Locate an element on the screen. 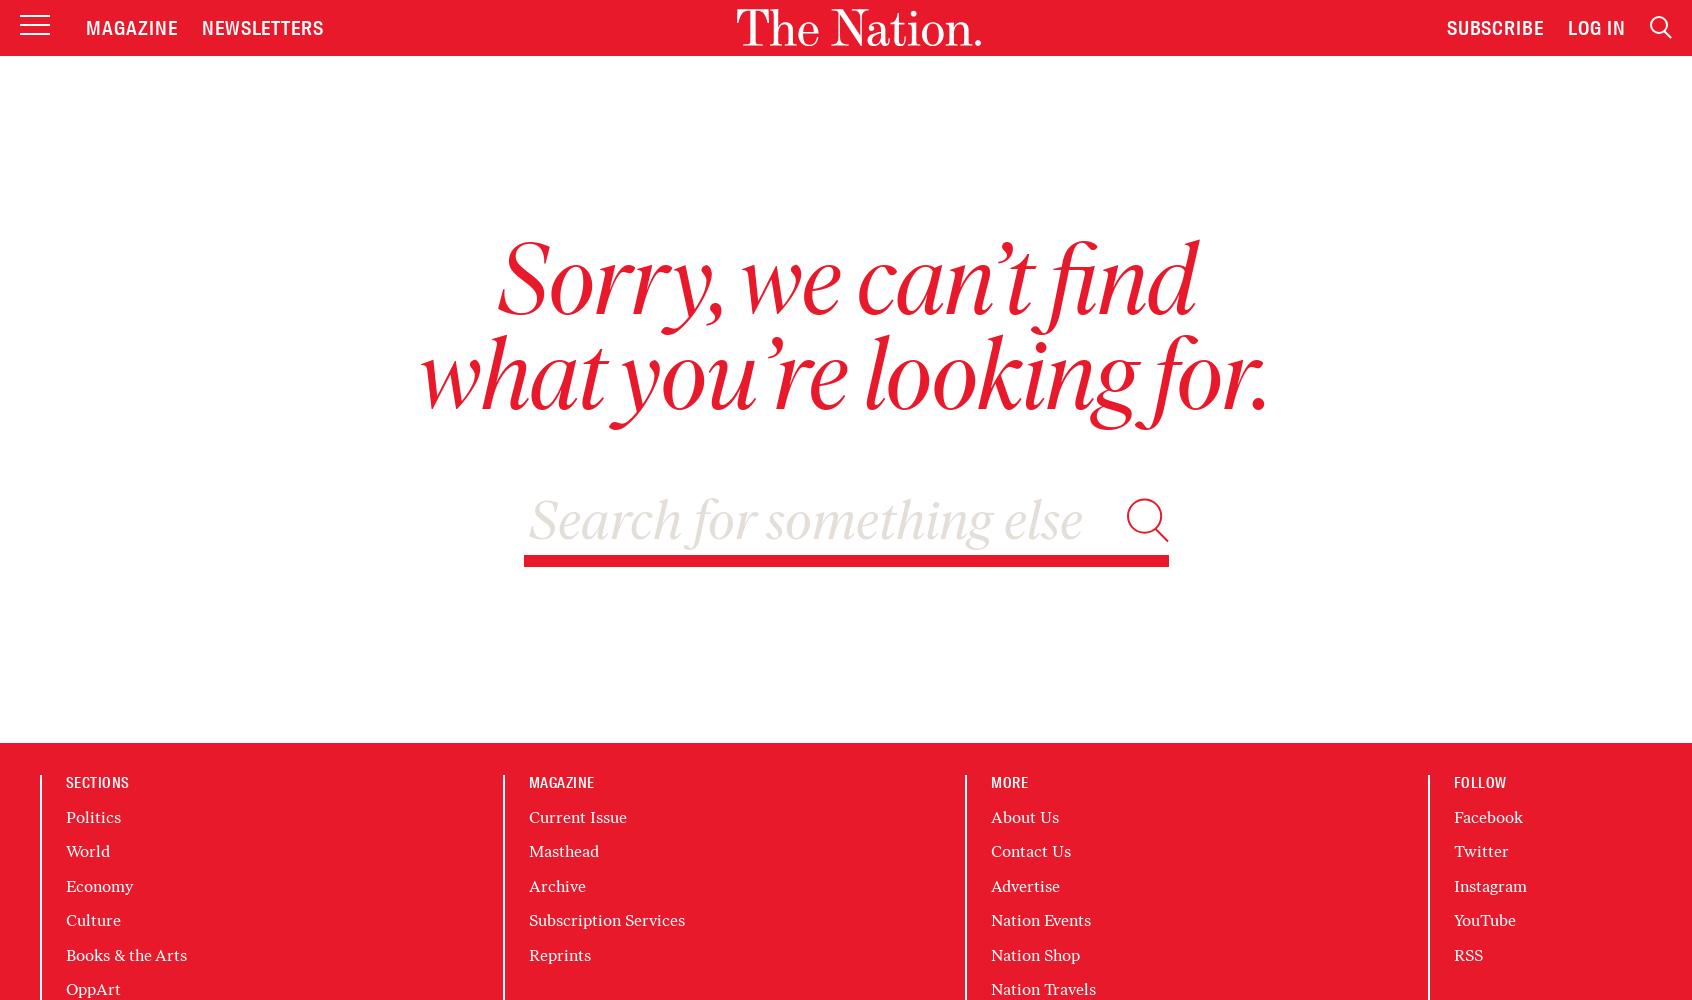 Image resolution: width=1692 pixels, height=1000 pixels. 'About Us' is located at coordinates (1024, 816).